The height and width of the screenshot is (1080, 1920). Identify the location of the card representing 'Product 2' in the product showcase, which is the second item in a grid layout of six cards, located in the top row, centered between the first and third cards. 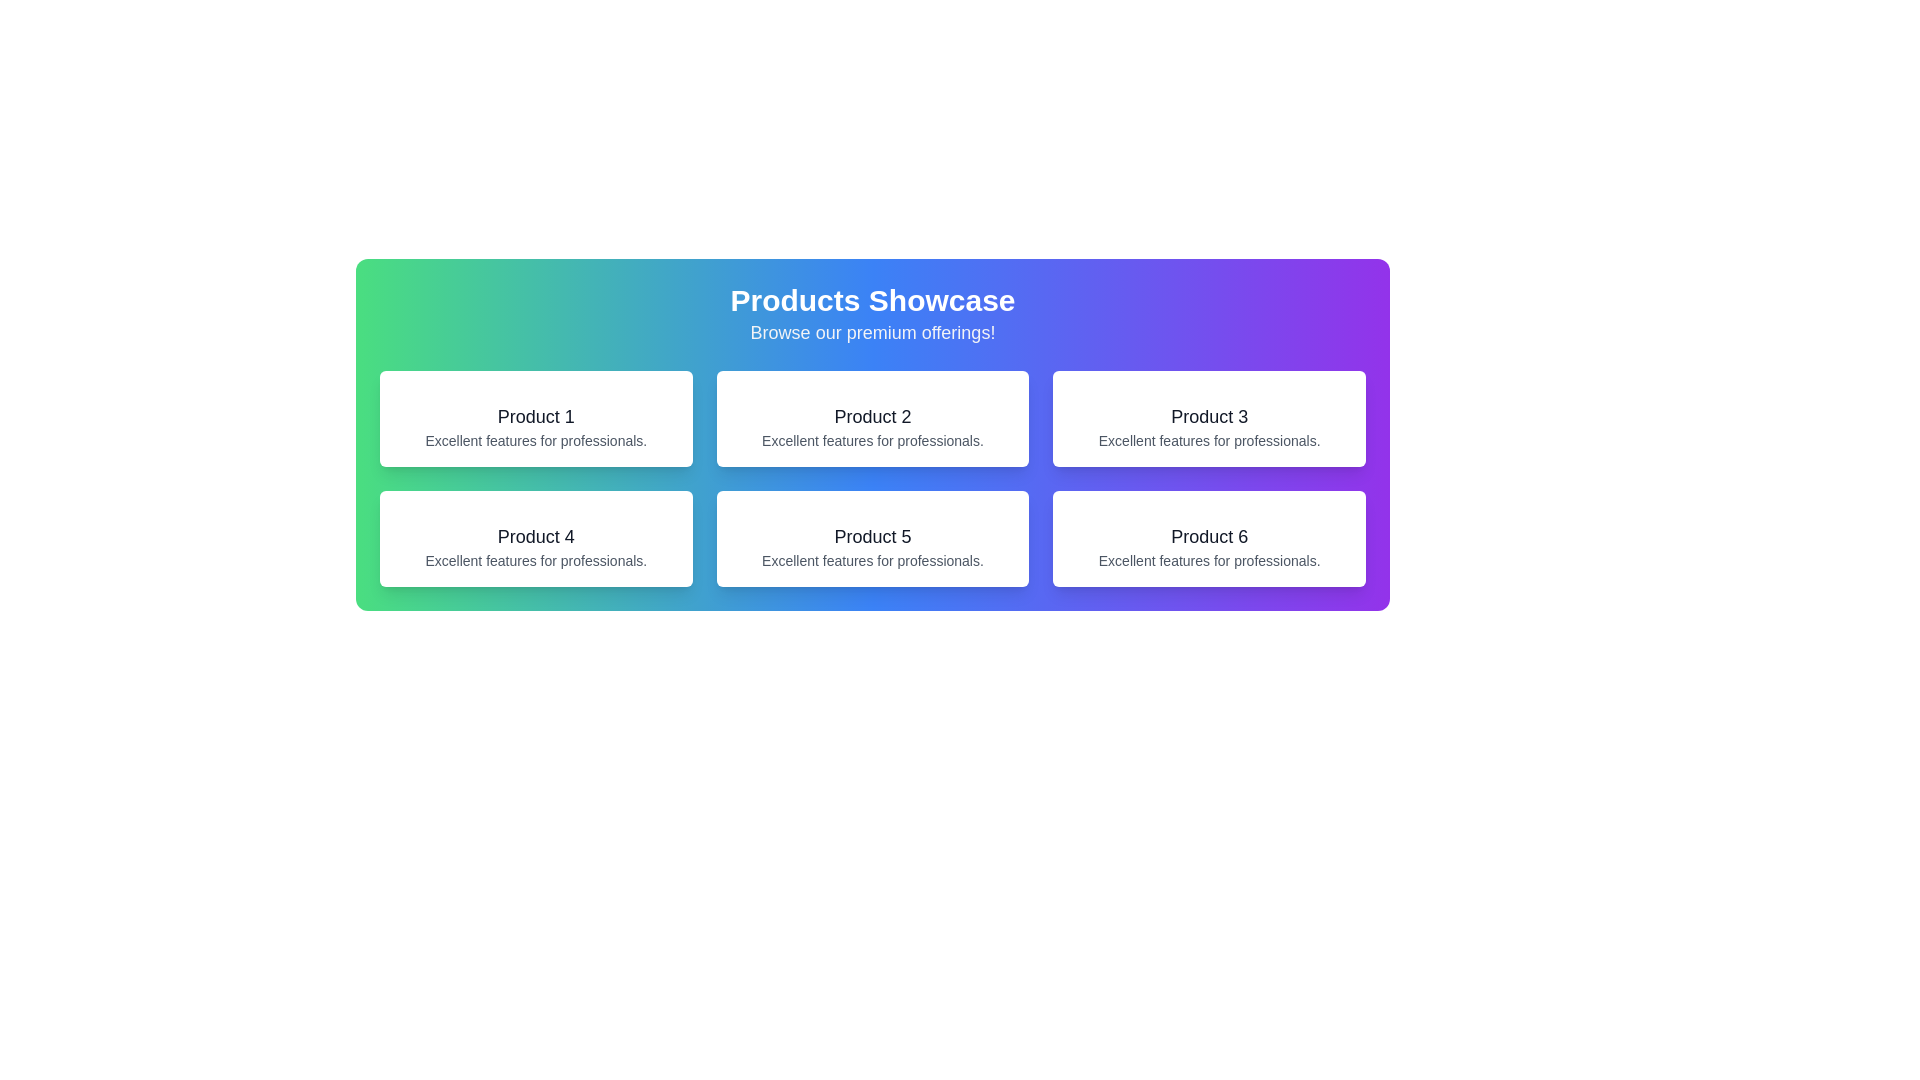
(873, 418).